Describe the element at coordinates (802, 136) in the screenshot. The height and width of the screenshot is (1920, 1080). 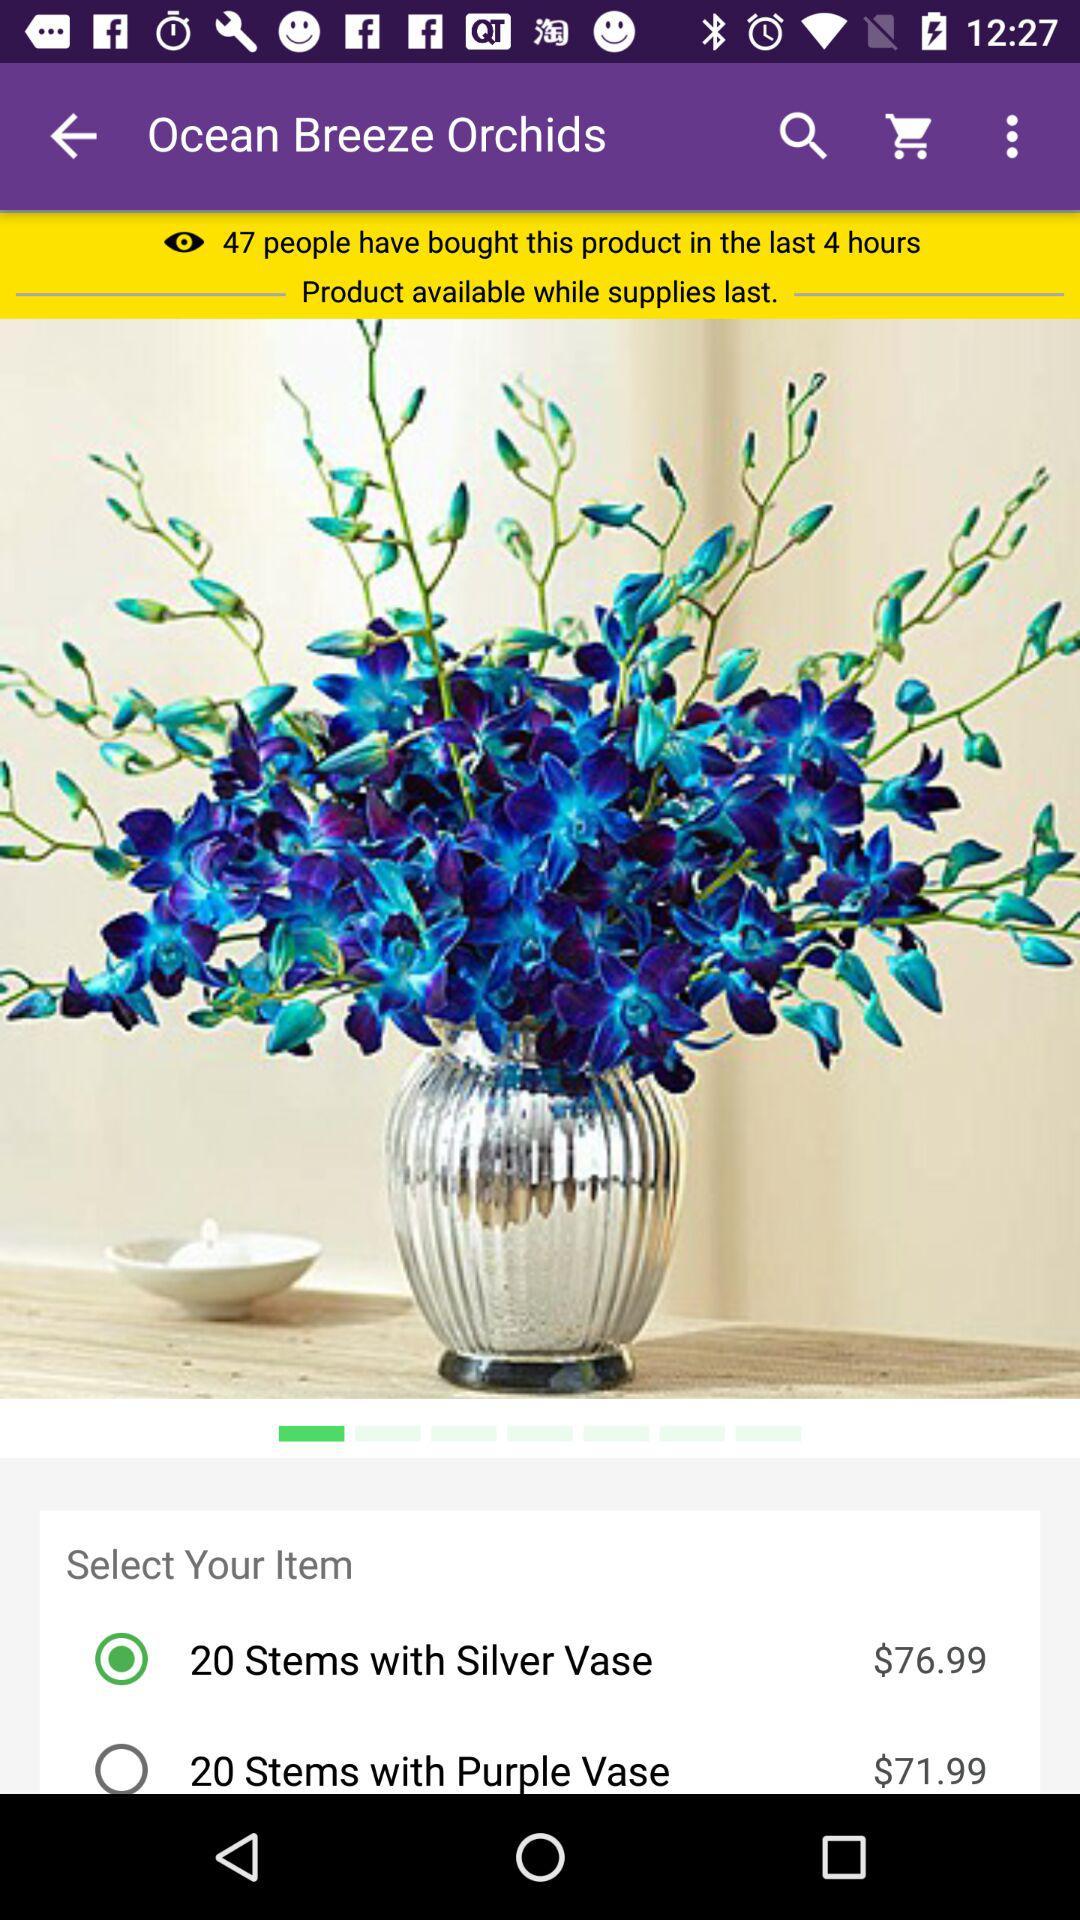
I see `the icon right to the text orchids` at that location.